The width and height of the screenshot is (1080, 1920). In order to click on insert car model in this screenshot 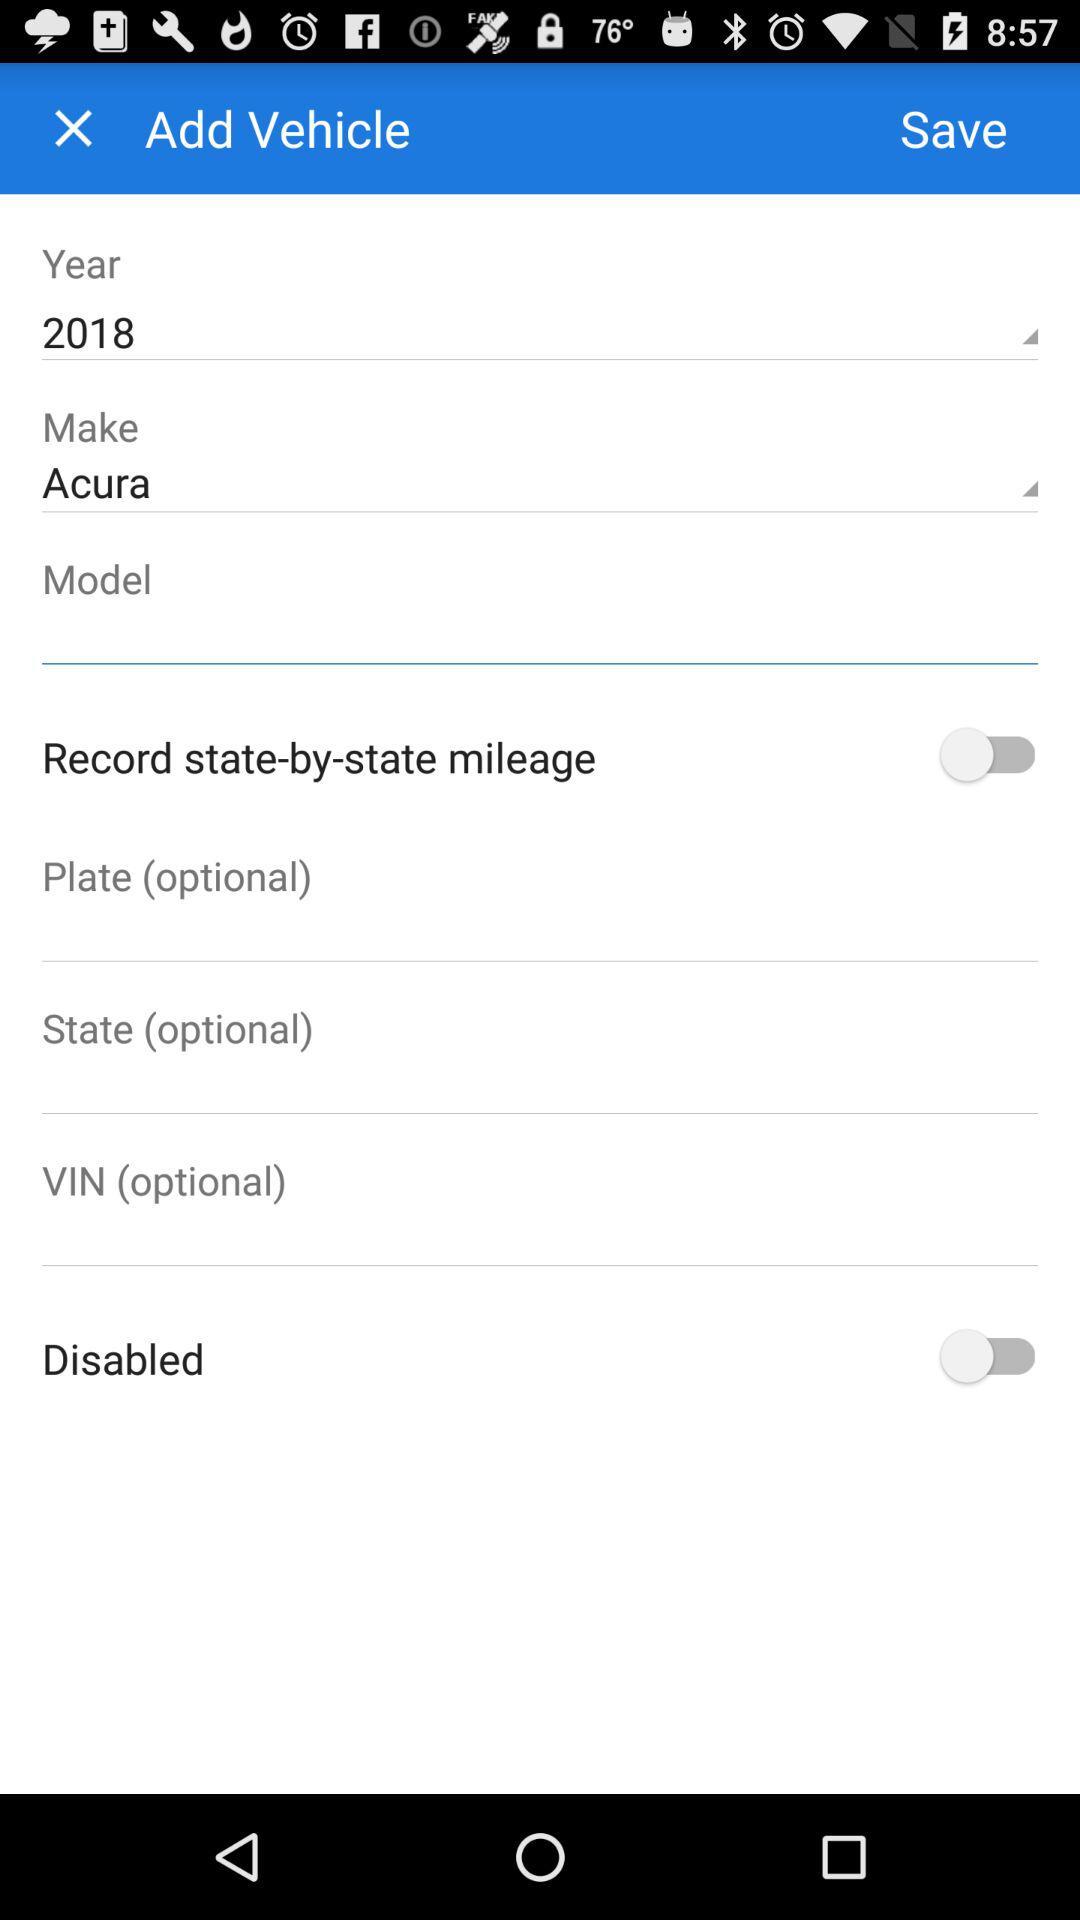, I will do `click(540, 633)`.